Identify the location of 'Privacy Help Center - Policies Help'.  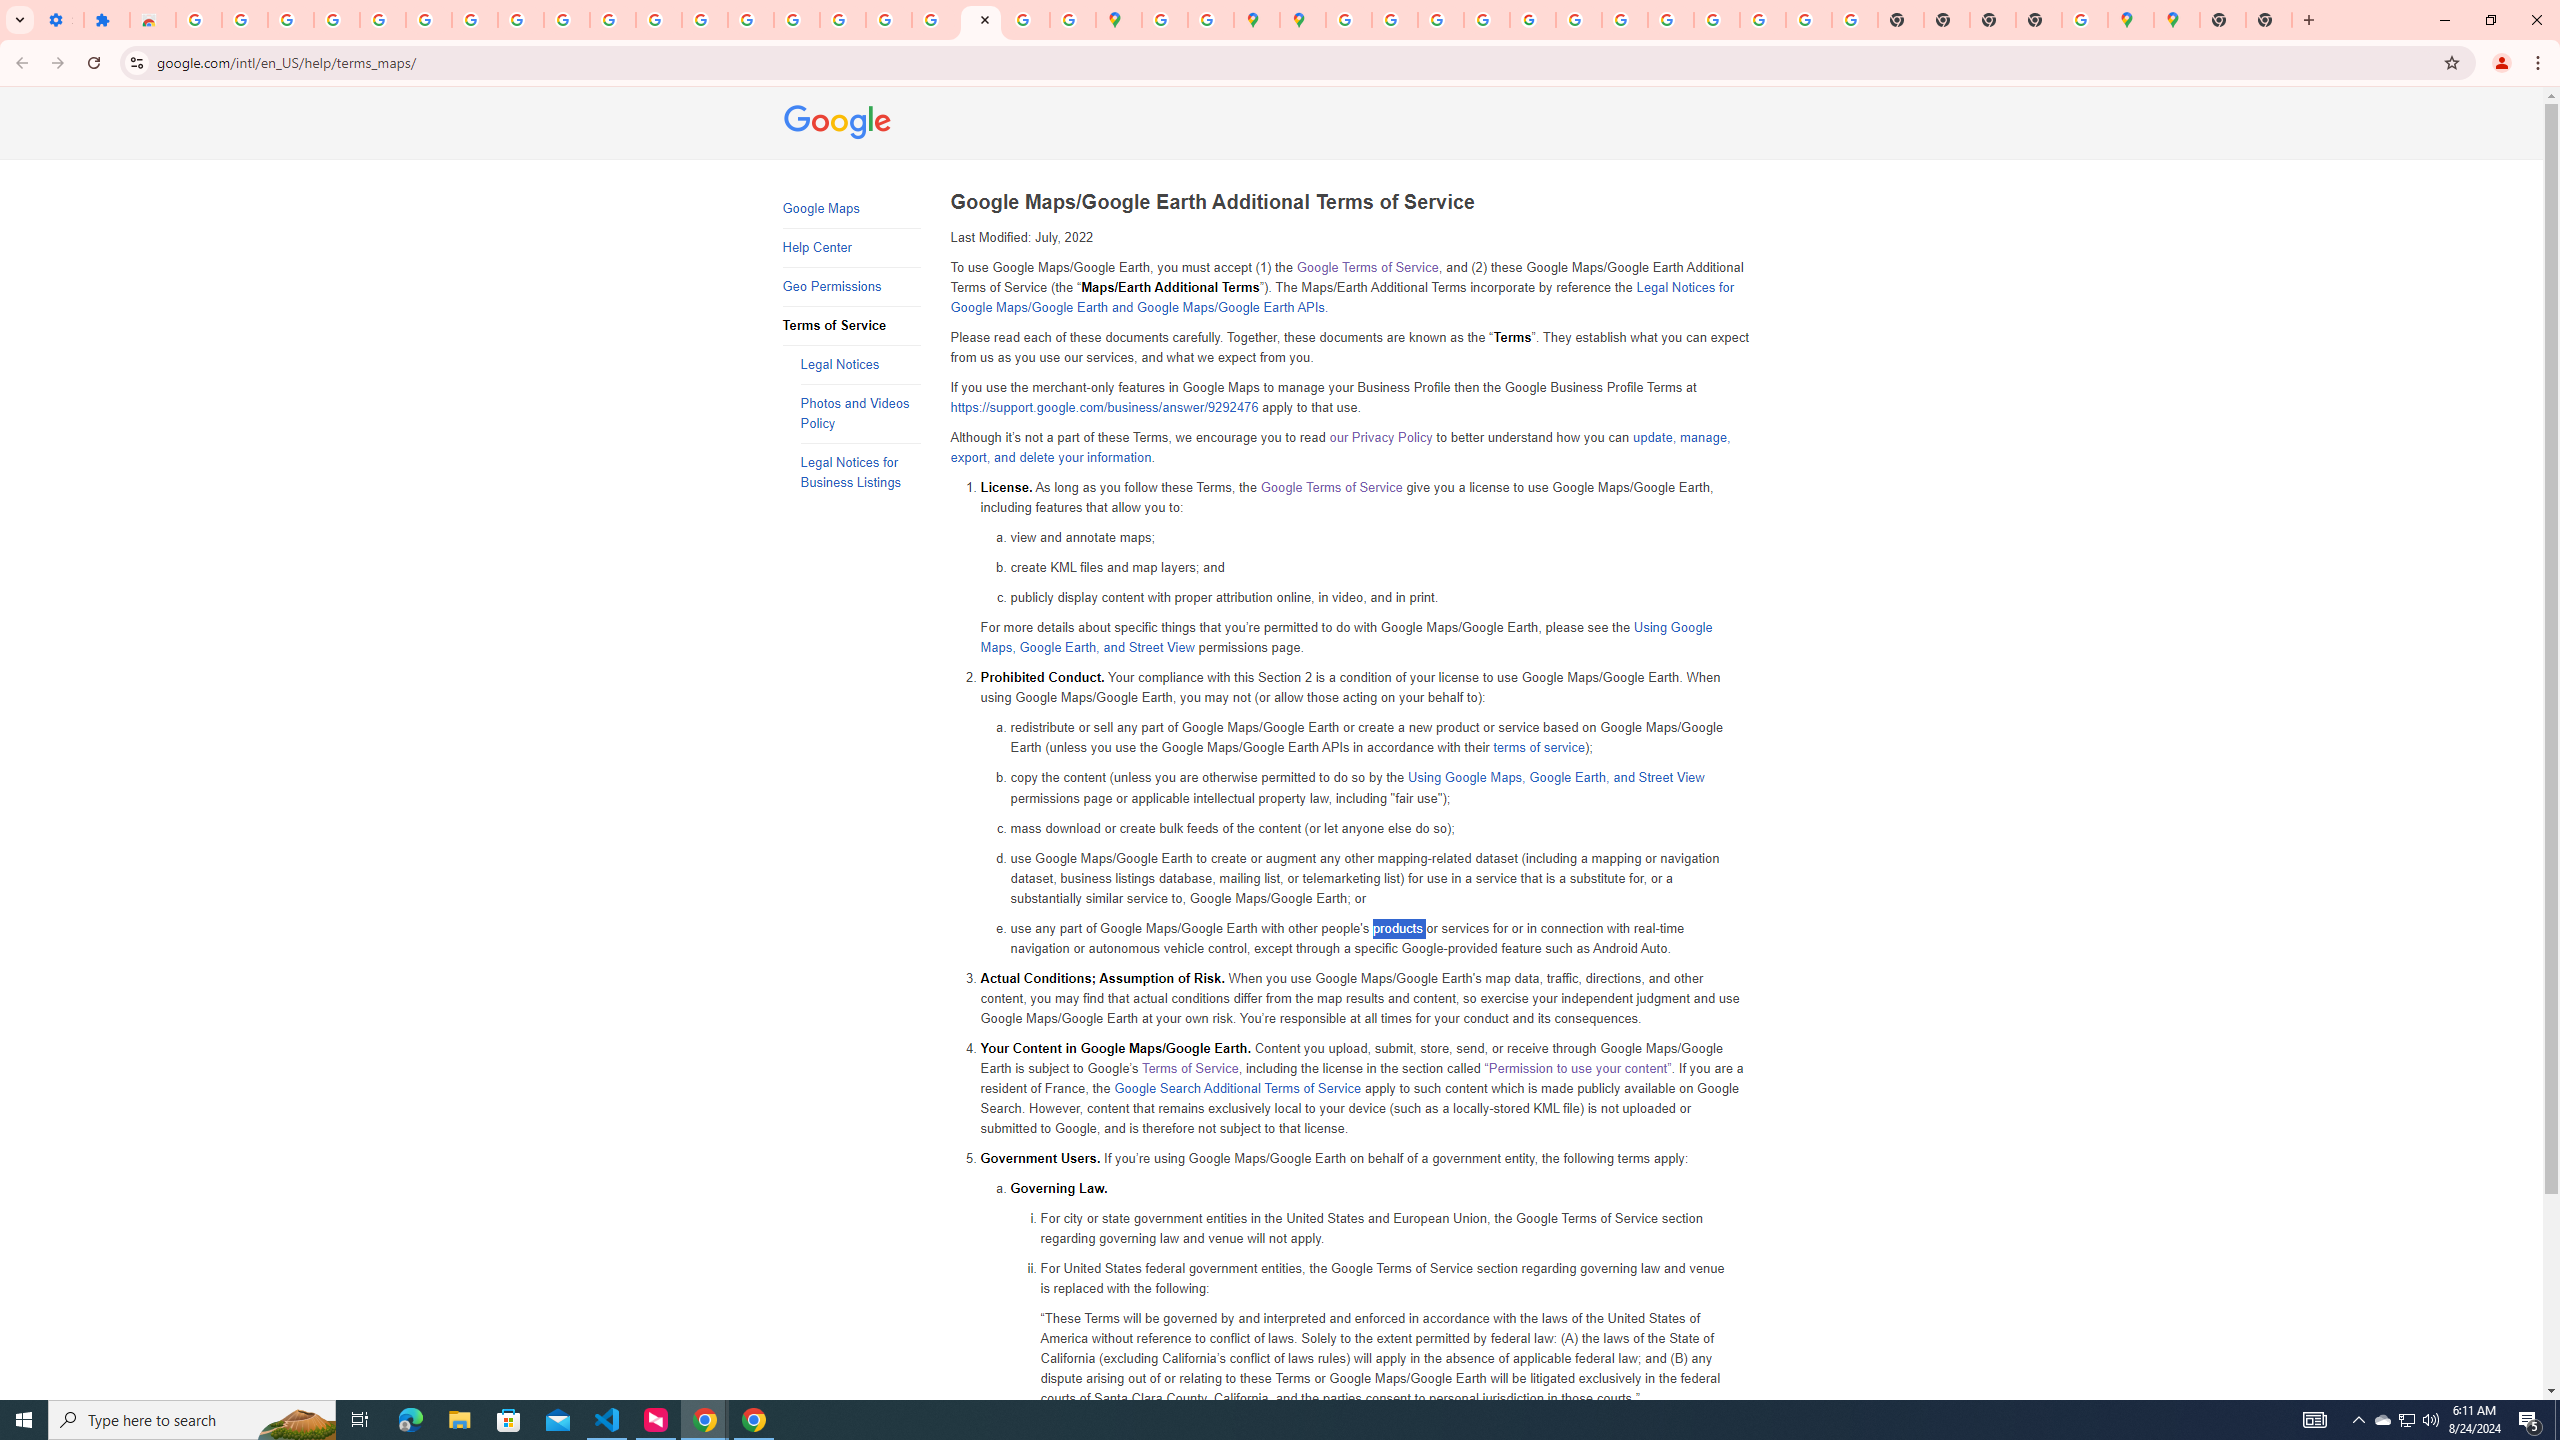
(1439, 19).